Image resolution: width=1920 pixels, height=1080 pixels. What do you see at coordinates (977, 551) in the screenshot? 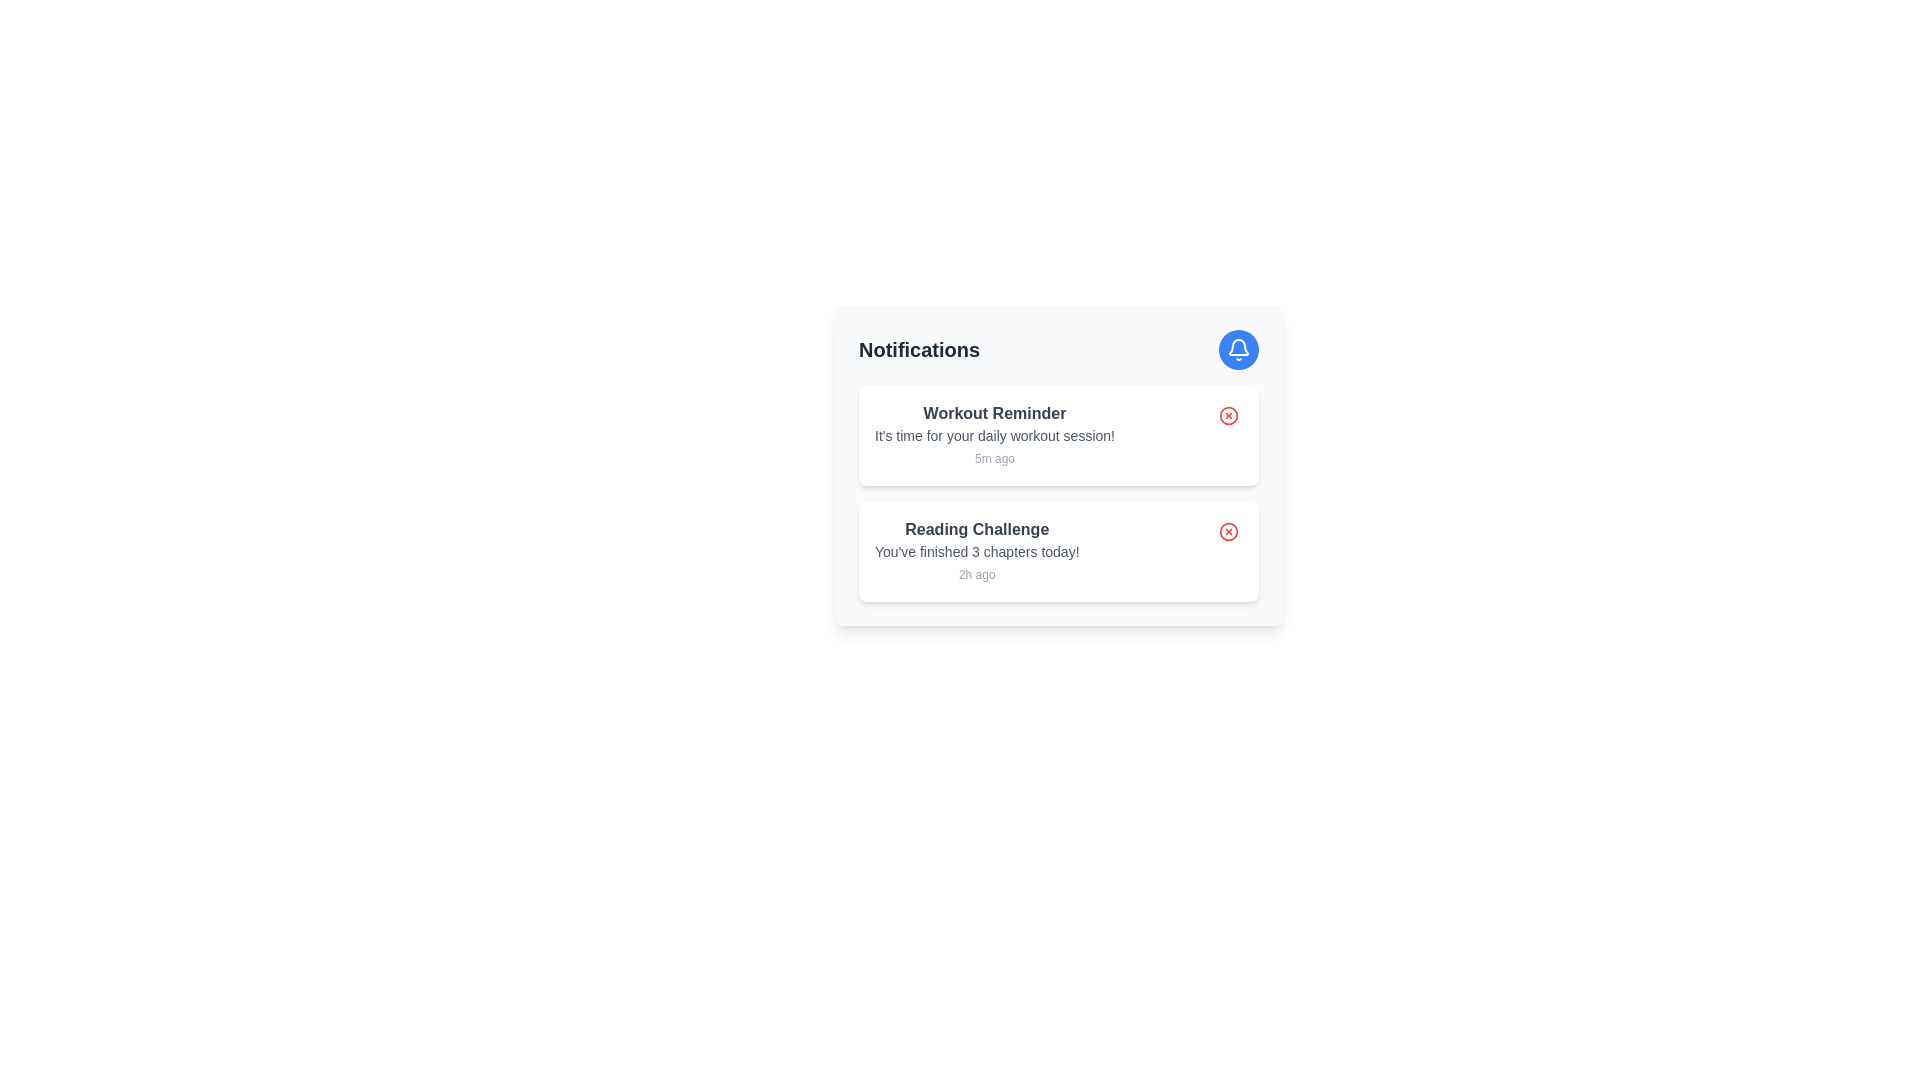
I see `informative text description located in the 'Reading Challenge' notification card, positioned as the second line of text below the title and above the timestamp '2h ago'` at bounding box center [977, 551].